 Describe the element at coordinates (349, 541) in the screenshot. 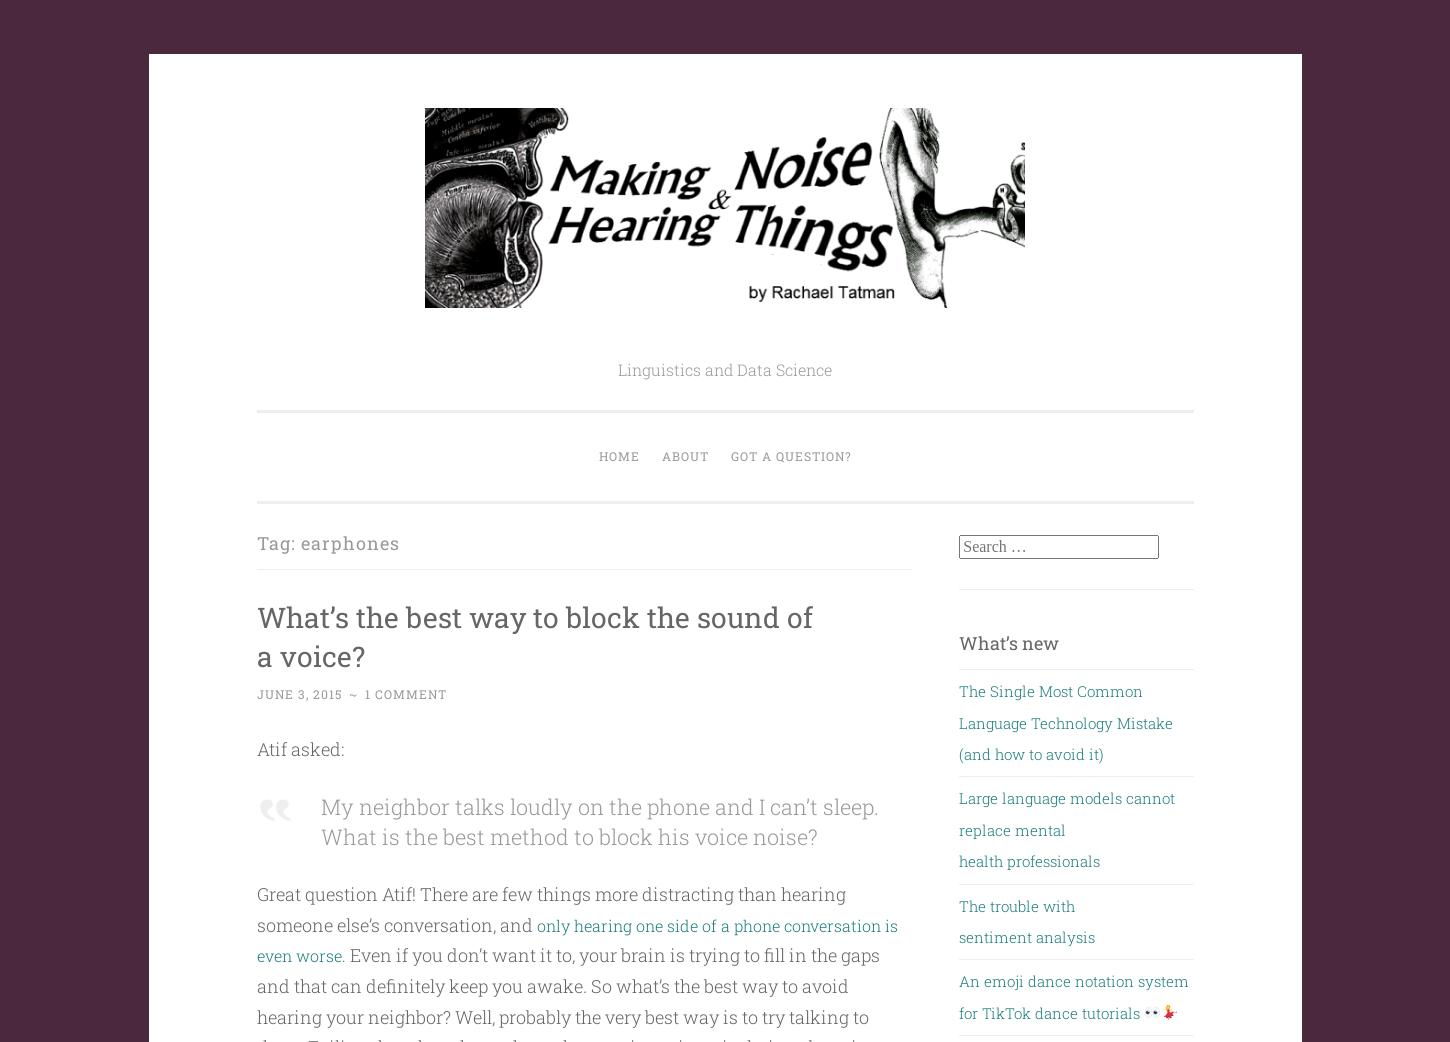

I see `'earphones'` at that location.